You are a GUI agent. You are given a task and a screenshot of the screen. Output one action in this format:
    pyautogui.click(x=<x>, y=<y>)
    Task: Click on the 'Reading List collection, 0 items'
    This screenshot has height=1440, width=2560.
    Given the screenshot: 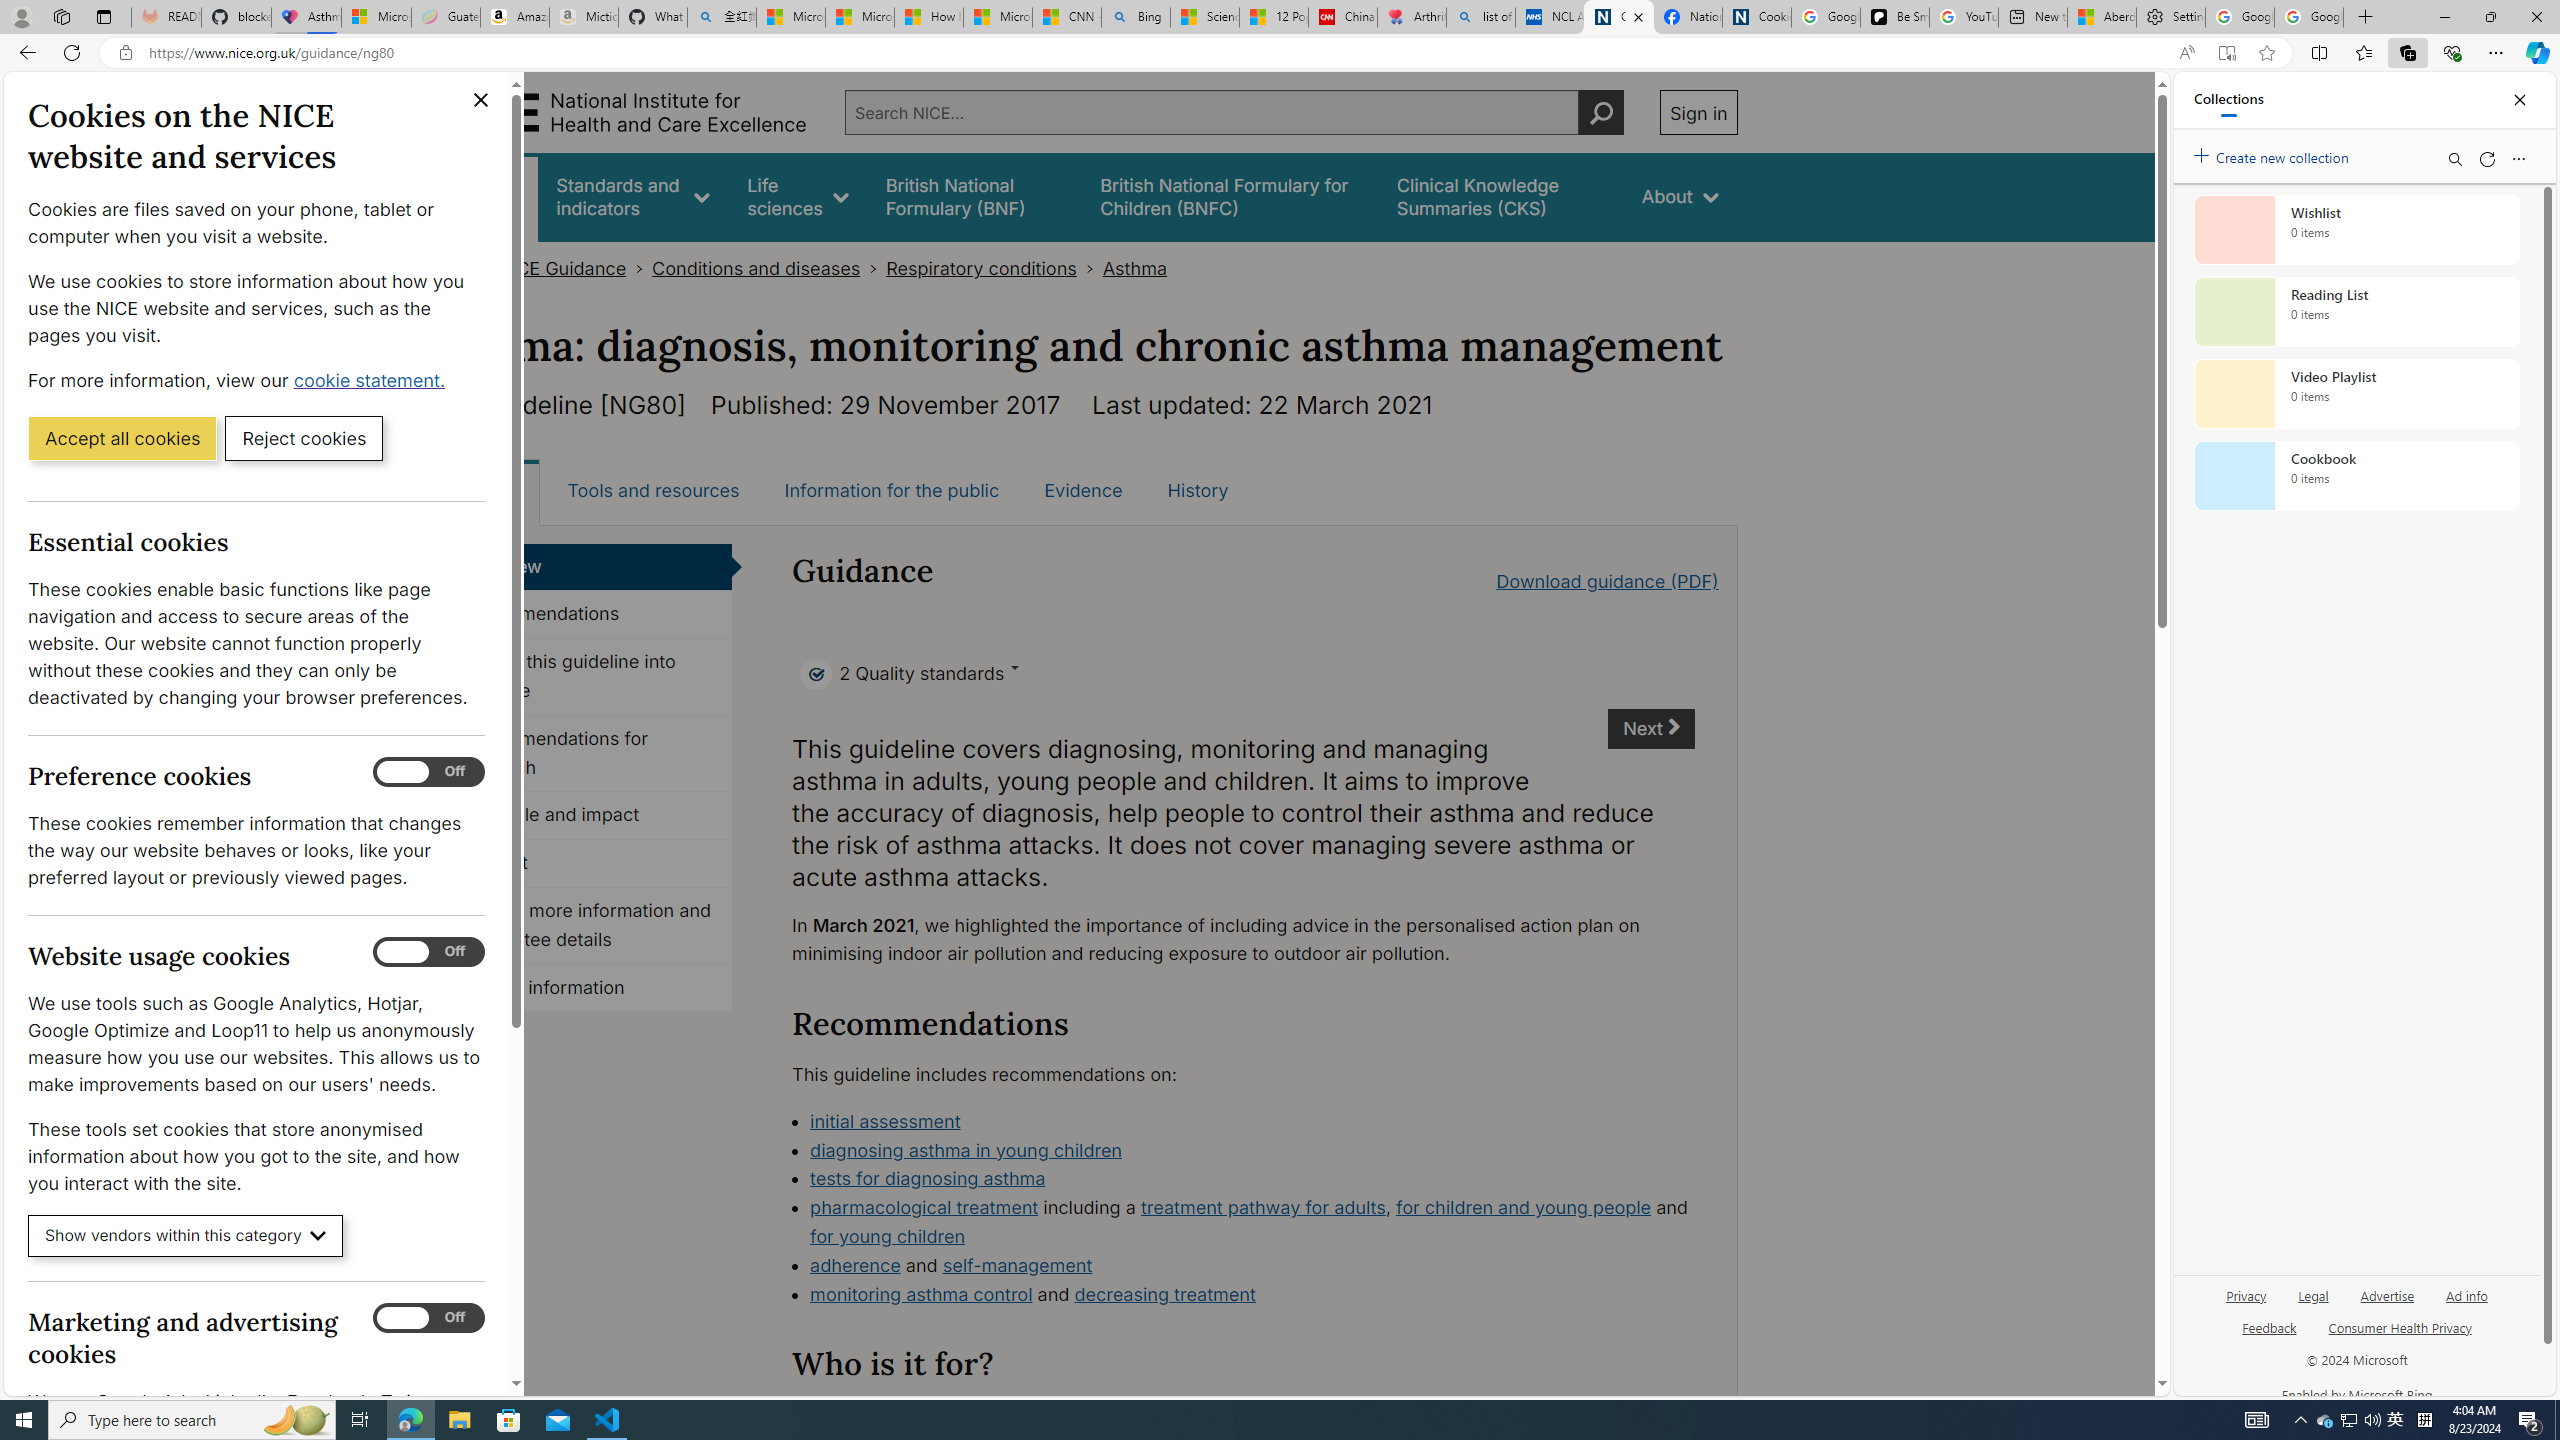 What is the action you would take?
    pyautogui.click(x=2356, y=310)
    